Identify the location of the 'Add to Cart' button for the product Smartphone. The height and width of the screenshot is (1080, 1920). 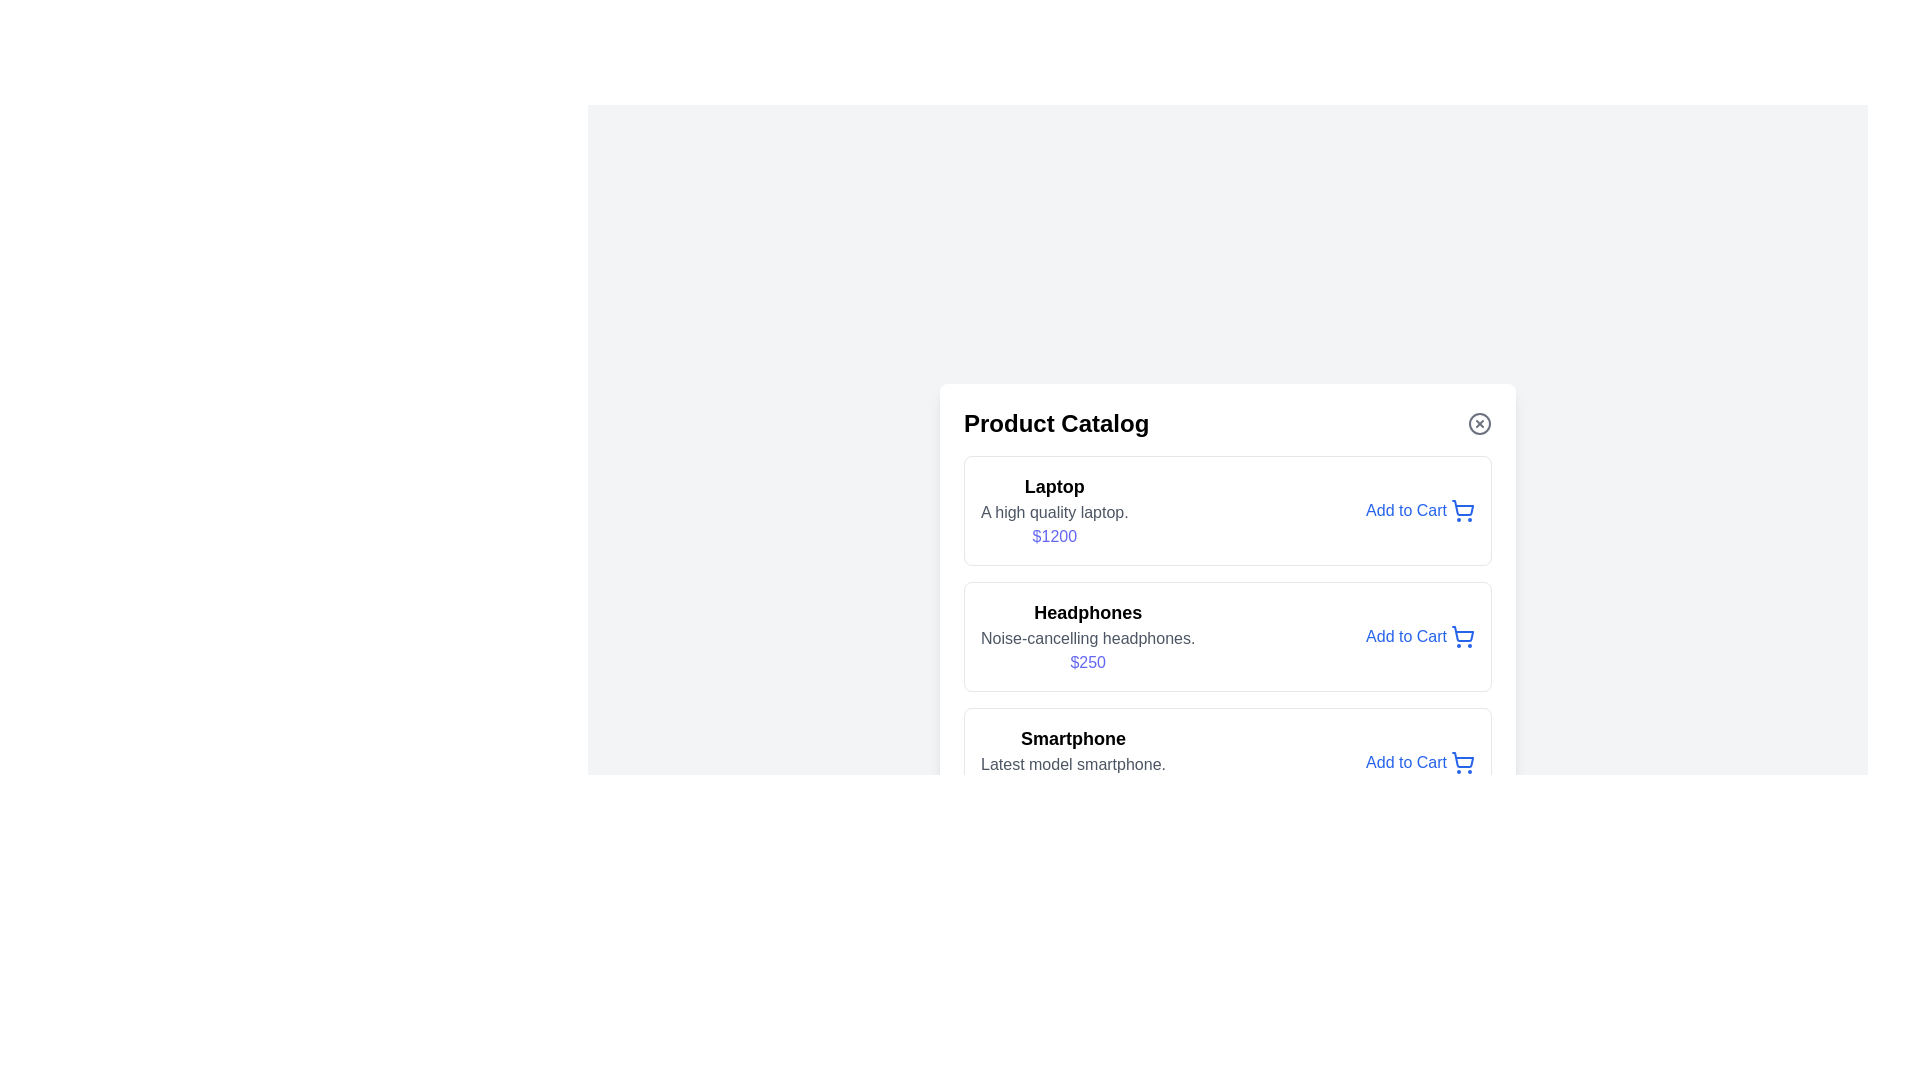
(1419, 763).